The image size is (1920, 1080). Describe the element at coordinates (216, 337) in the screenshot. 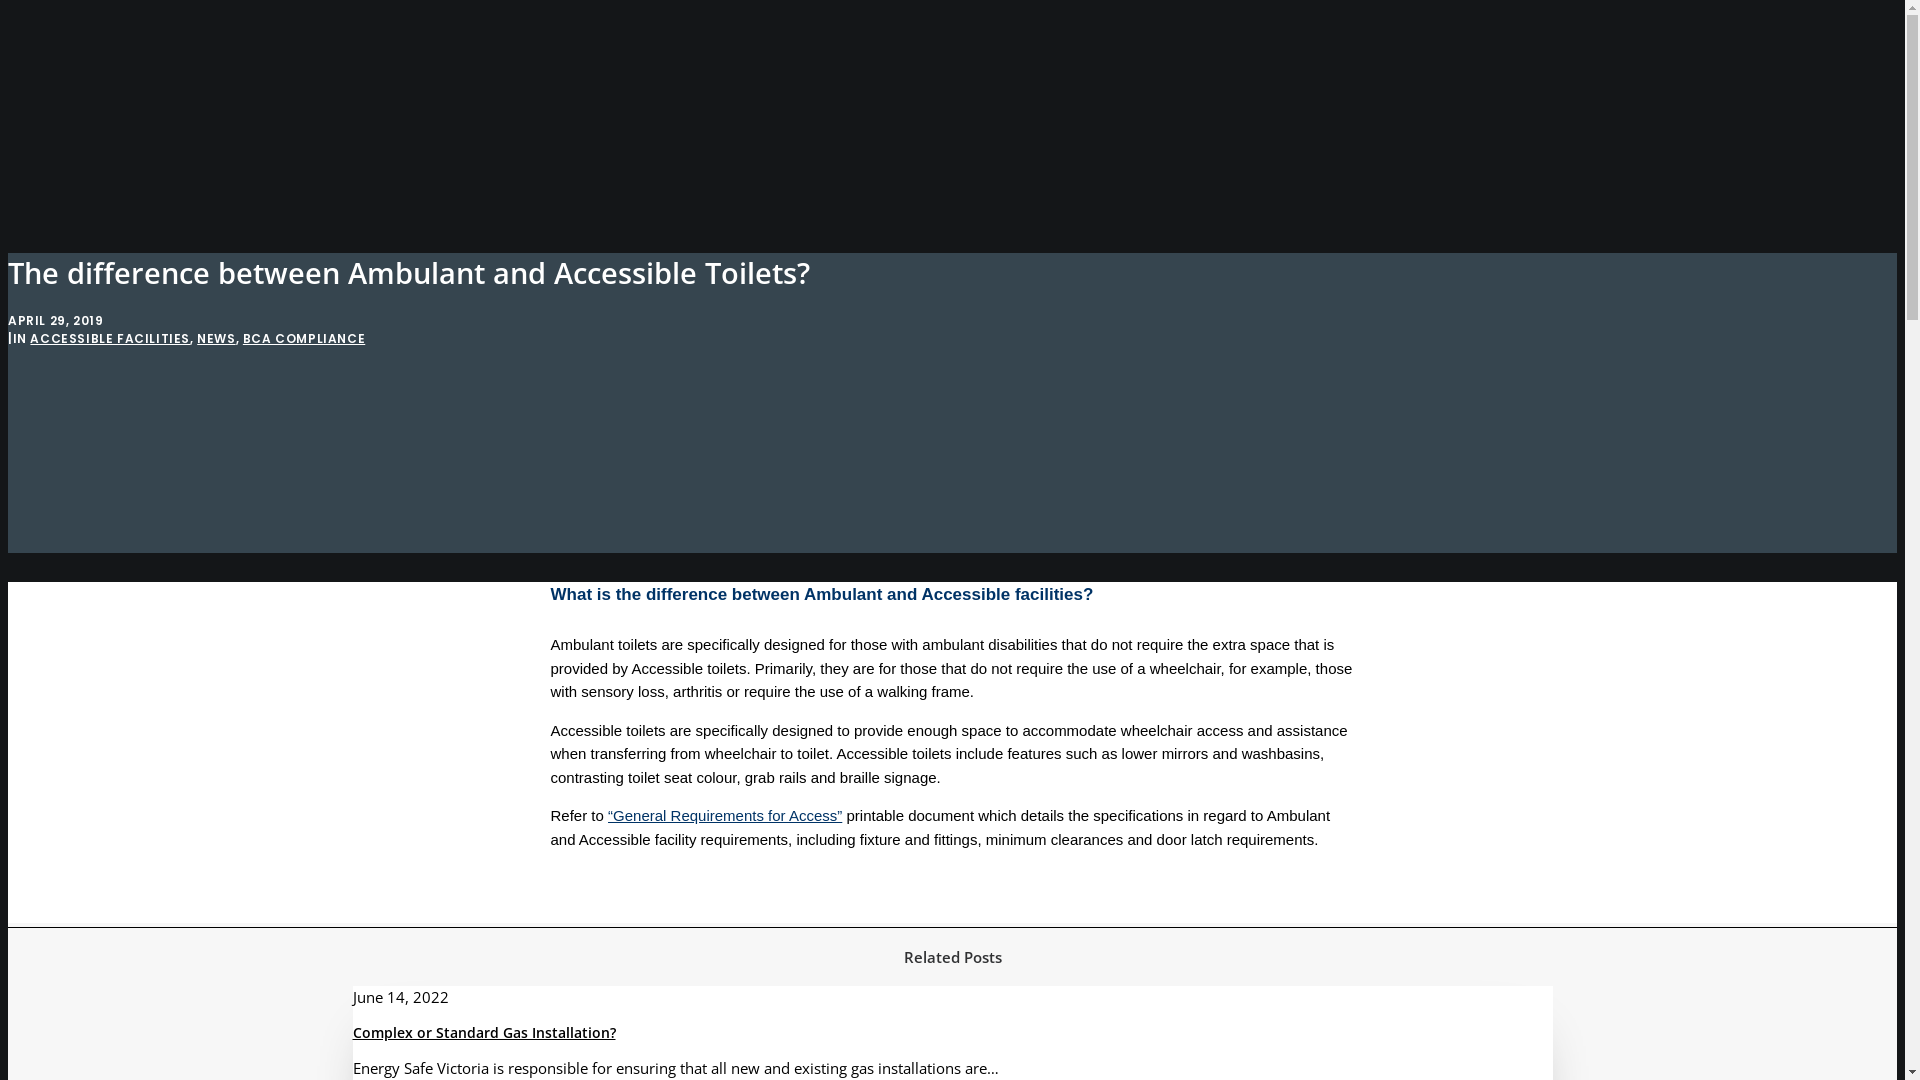

I see `'NEWS'` at that location.